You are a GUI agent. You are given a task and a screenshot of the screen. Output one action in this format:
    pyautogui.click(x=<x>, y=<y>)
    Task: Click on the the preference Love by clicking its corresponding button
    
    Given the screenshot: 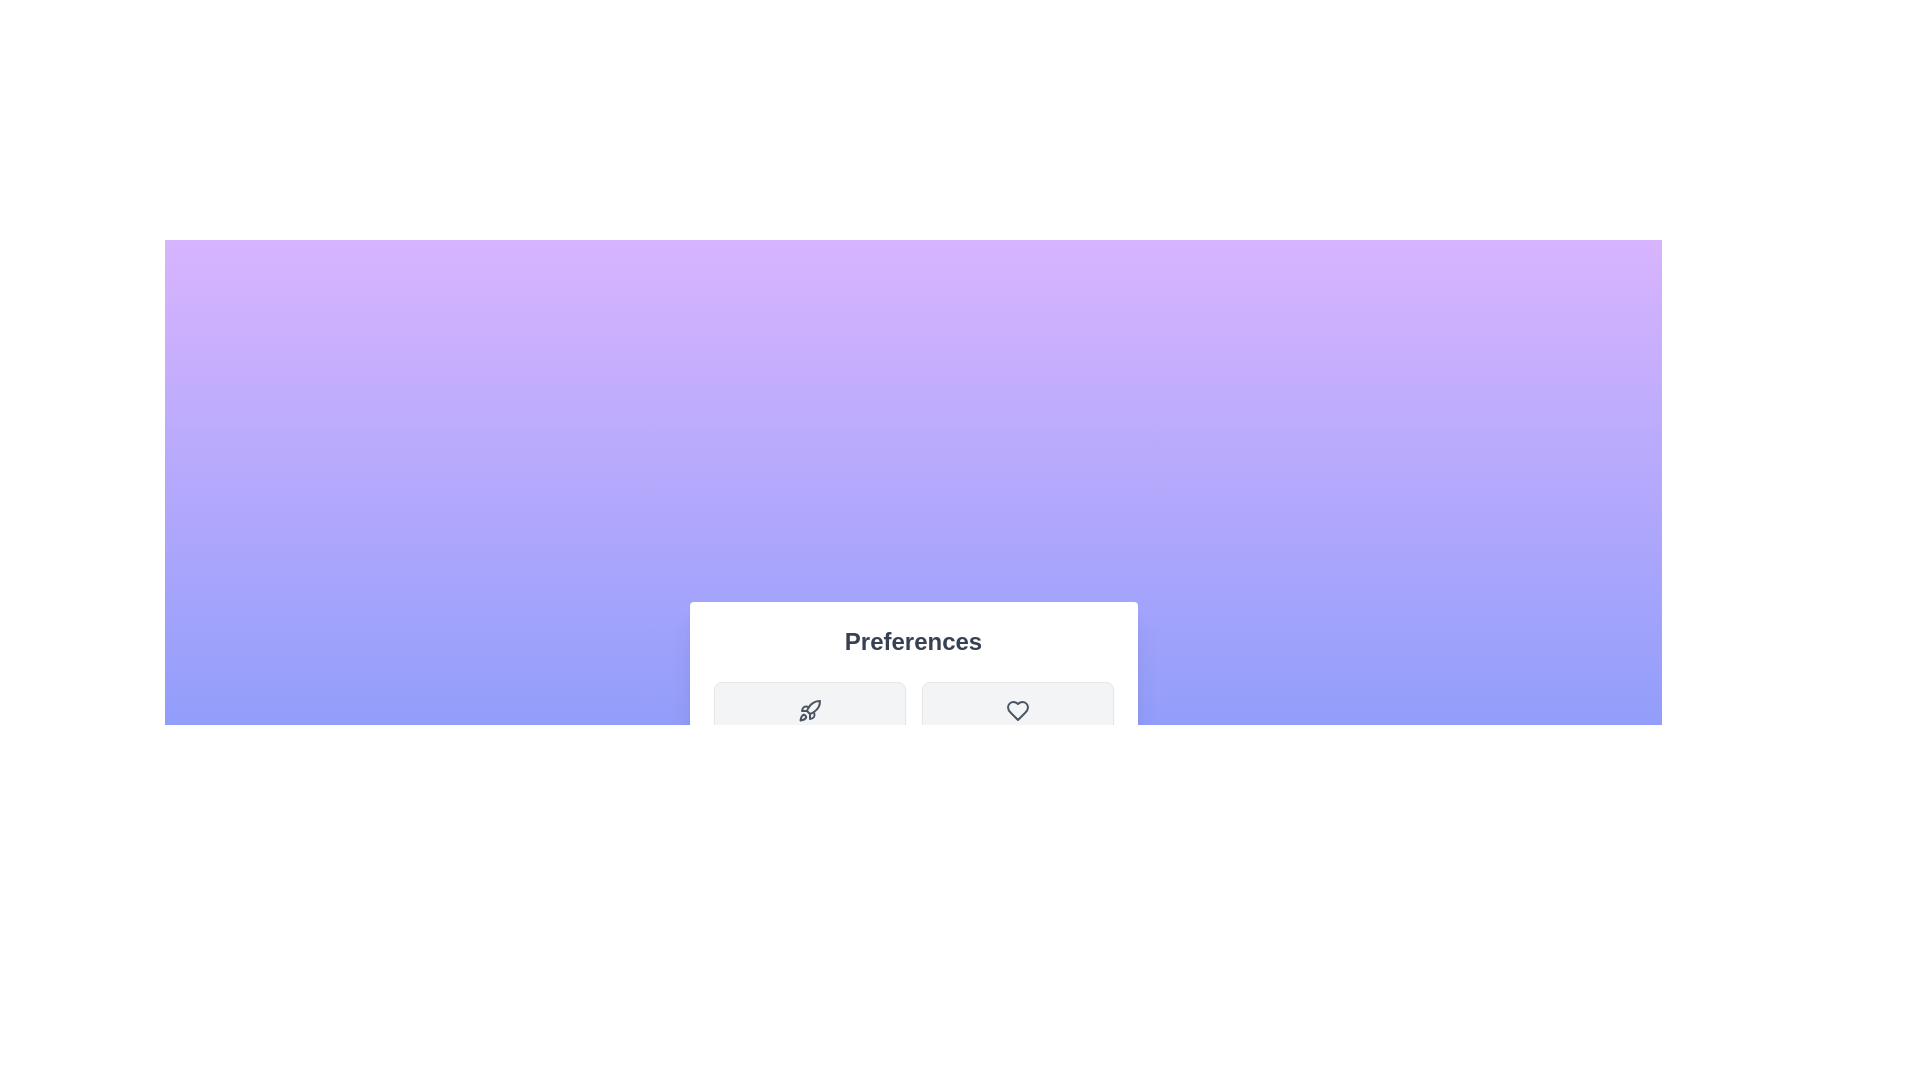 What is the action you would take?
    pyautogui.click(x=1017, y=729)
    